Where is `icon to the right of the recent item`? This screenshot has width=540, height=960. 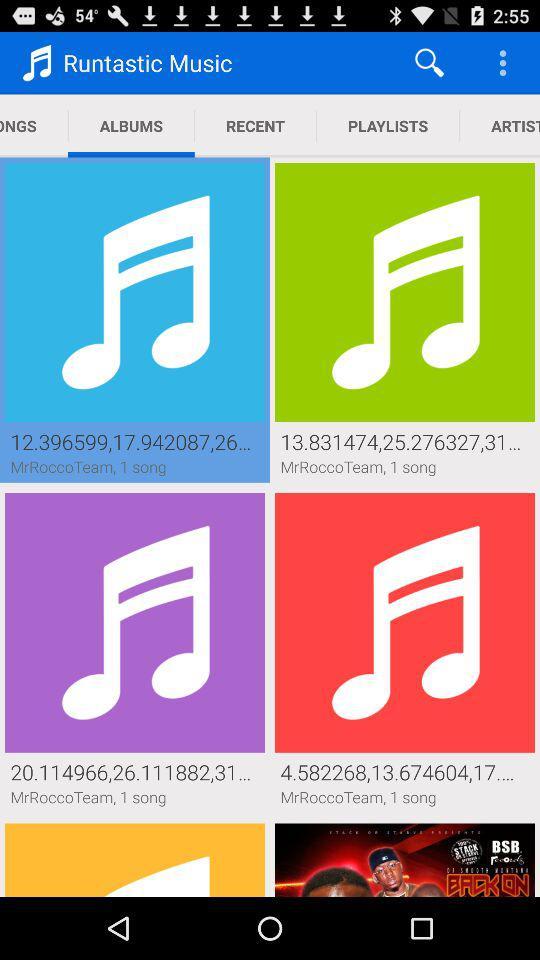
icon to the right of the recent item is located at coordinates (388, 125).